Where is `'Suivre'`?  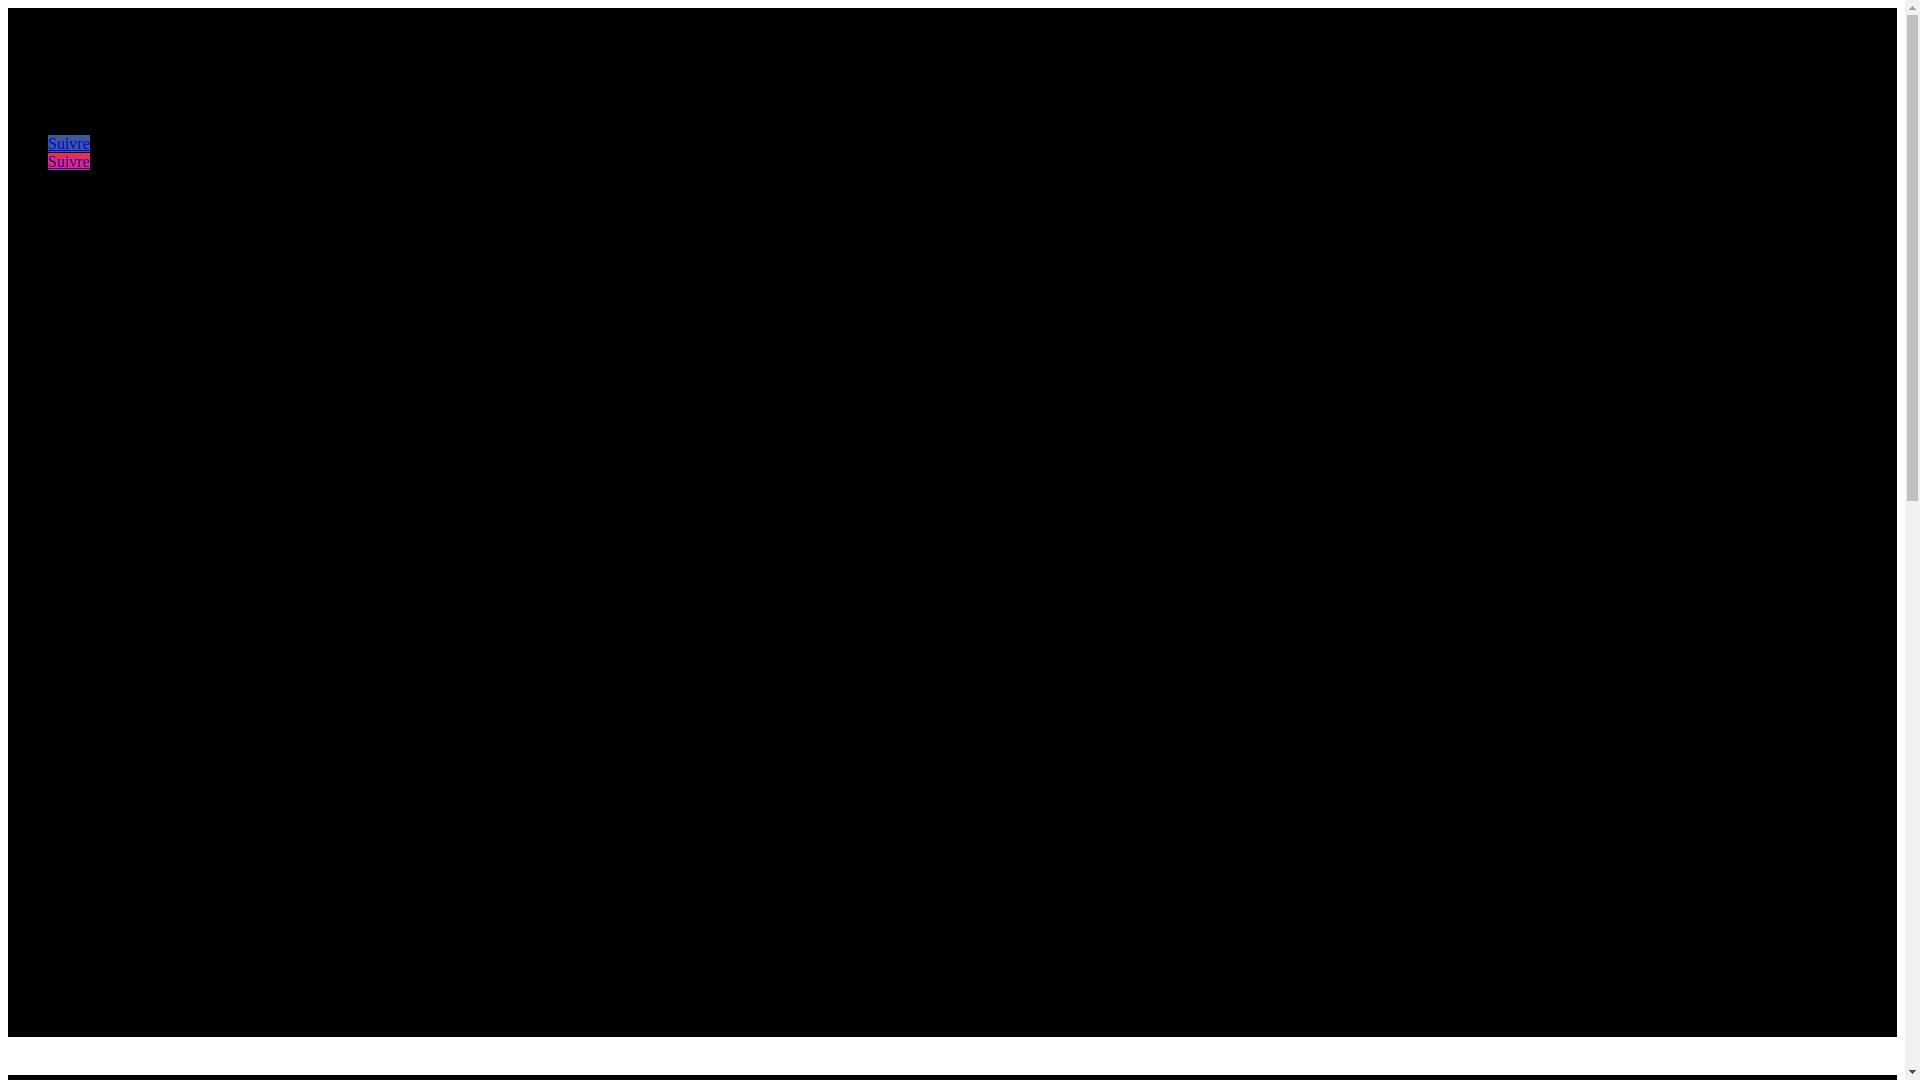
'Suivre' is located at coordinates (68, 160).